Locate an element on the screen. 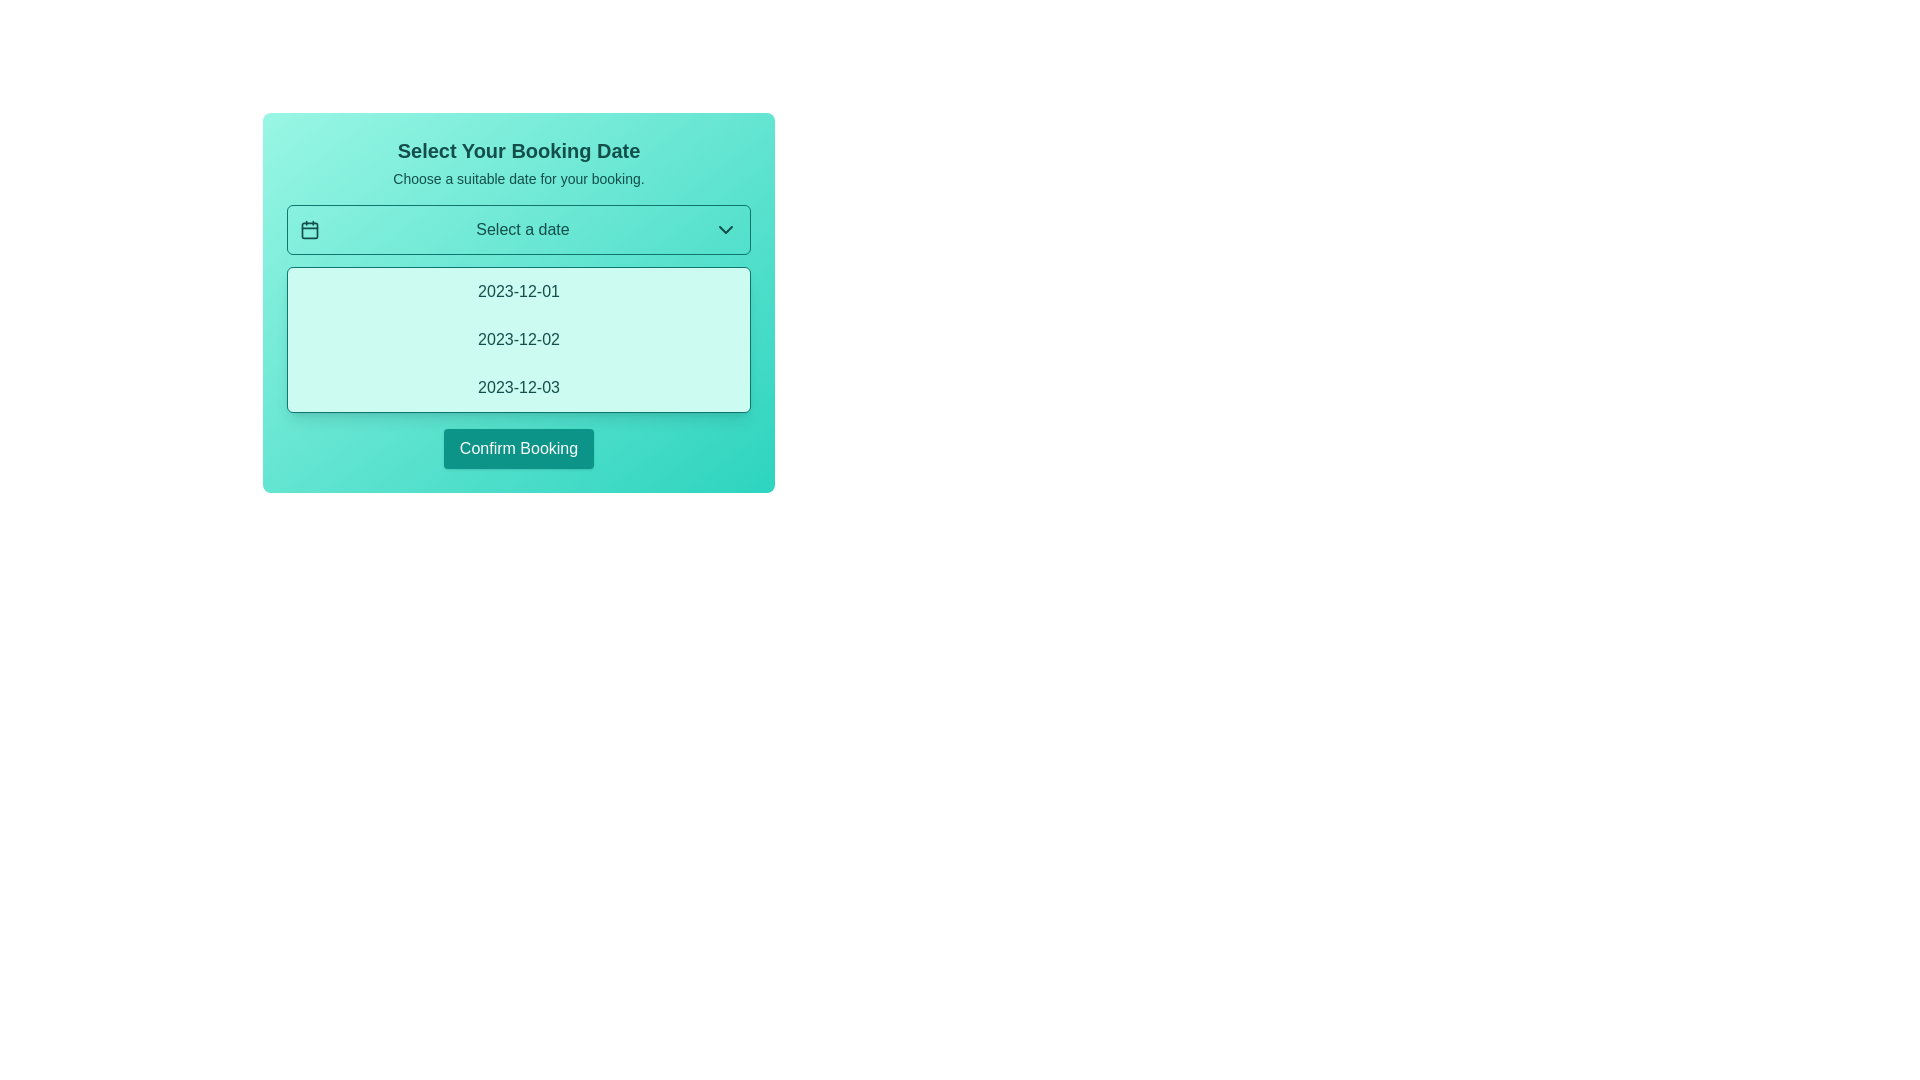 This screenshot has width=1920, height=1080. the Dropdown options menu is located at coordinates (518, 303).